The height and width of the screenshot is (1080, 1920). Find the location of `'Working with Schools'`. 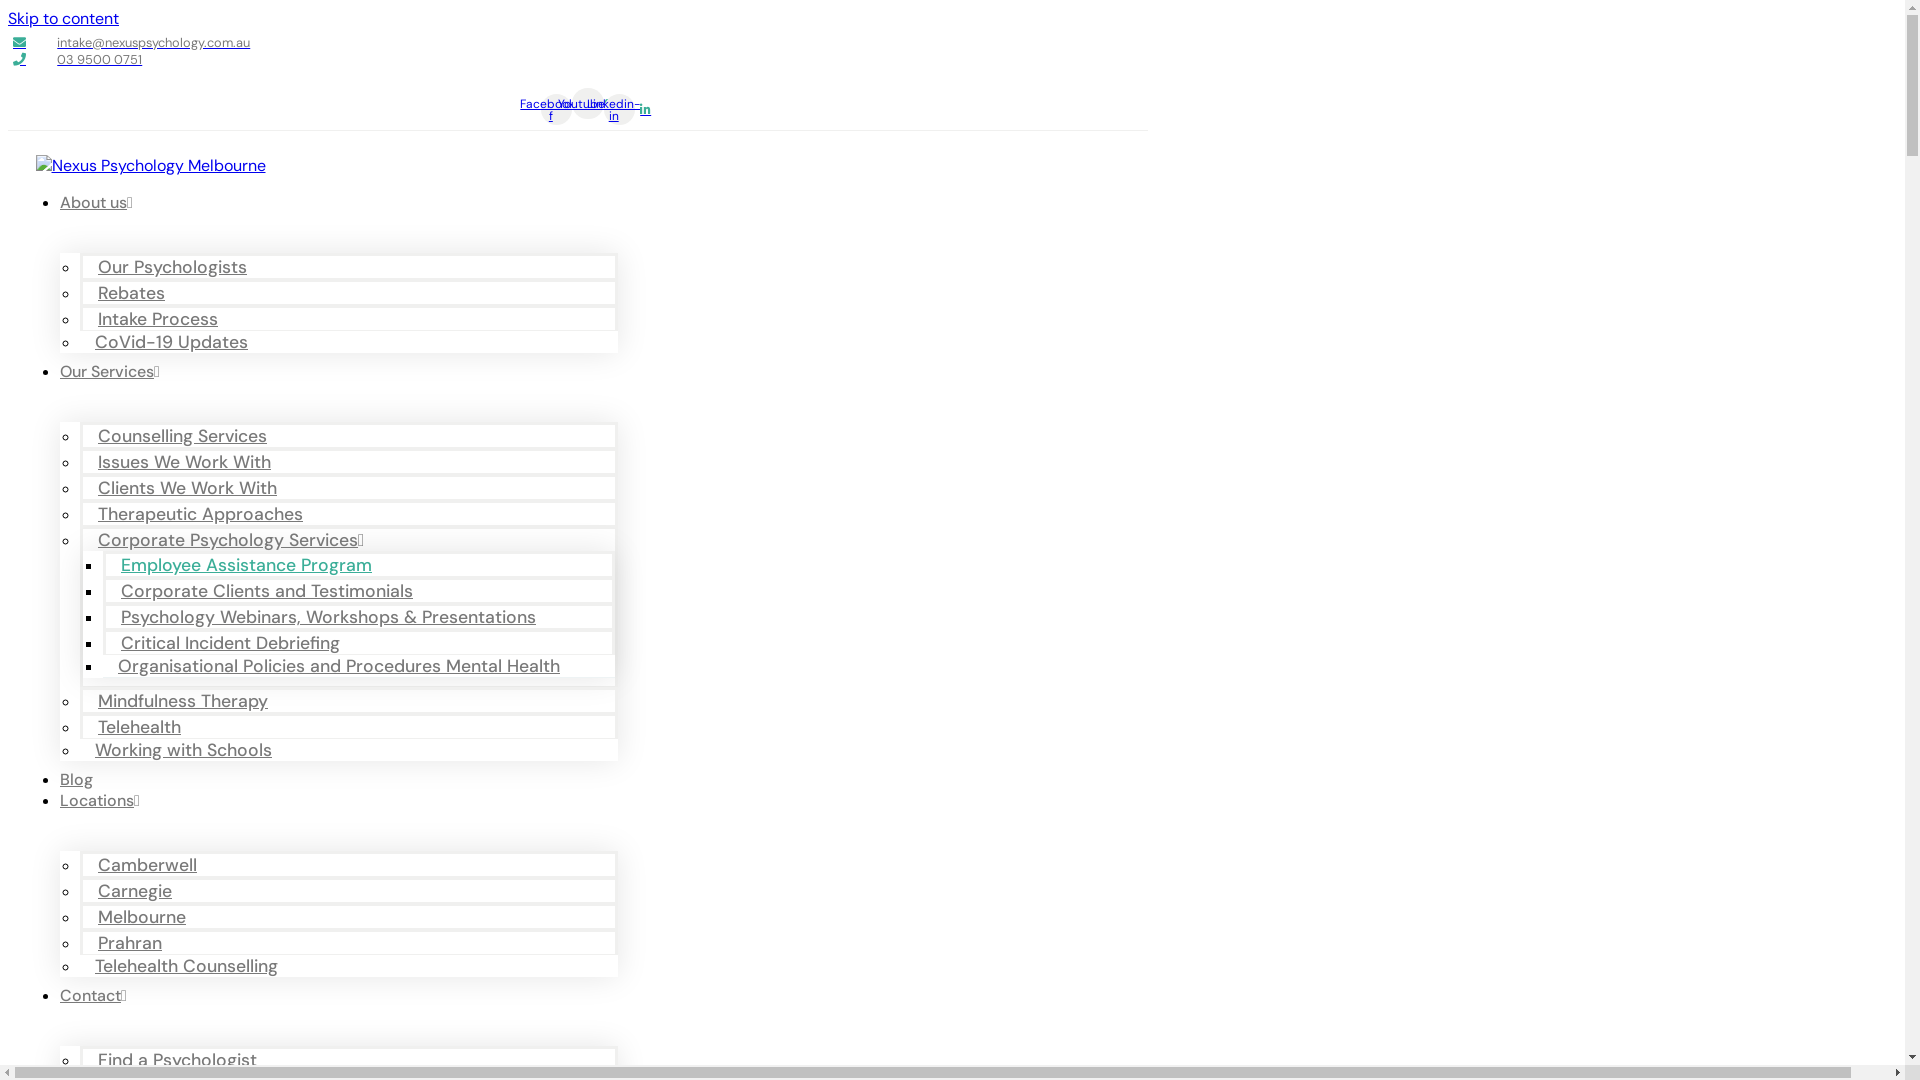

'Working with Schools' is located at coordinates (188, 749).